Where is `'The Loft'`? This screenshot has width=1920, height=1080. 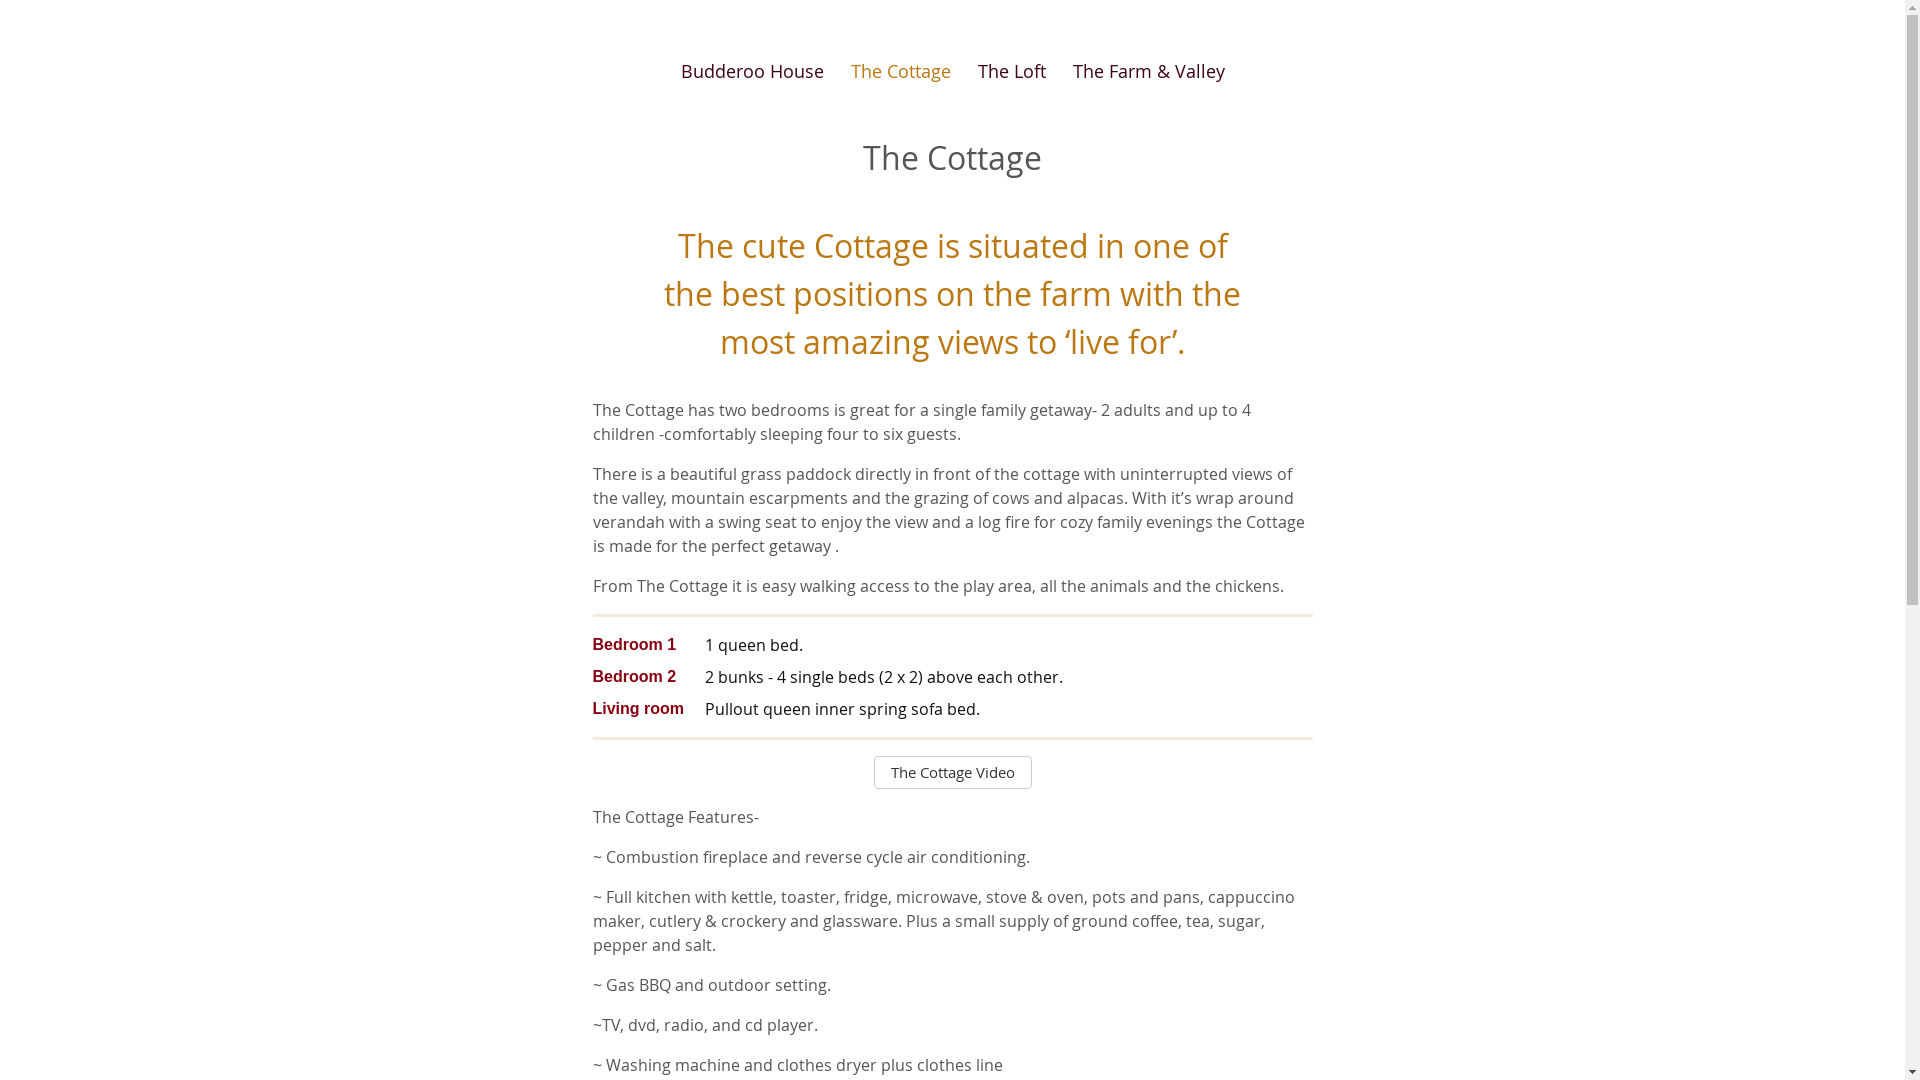 'The Loft' is located at coordinates (1011, 71).